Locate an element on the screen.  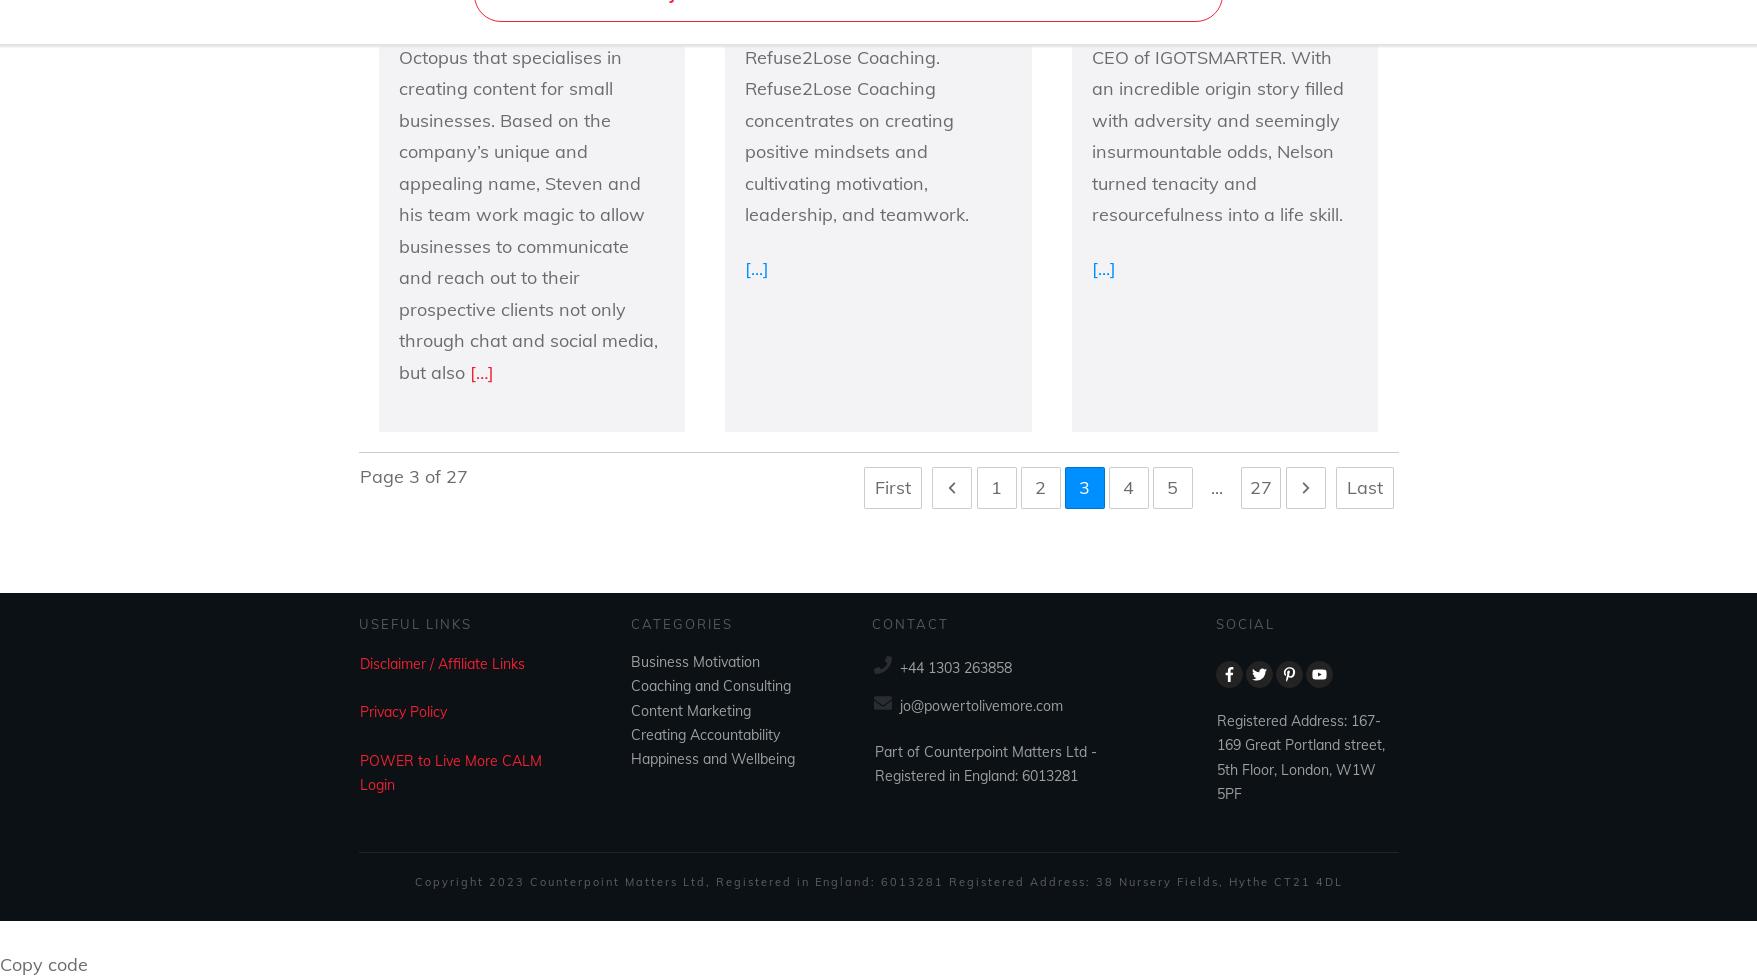
', Registered in England: 6013281 Registered Address: 38 Nursery Fields, Hythe CT21 4DL' is located at coordinates (1023, 879).